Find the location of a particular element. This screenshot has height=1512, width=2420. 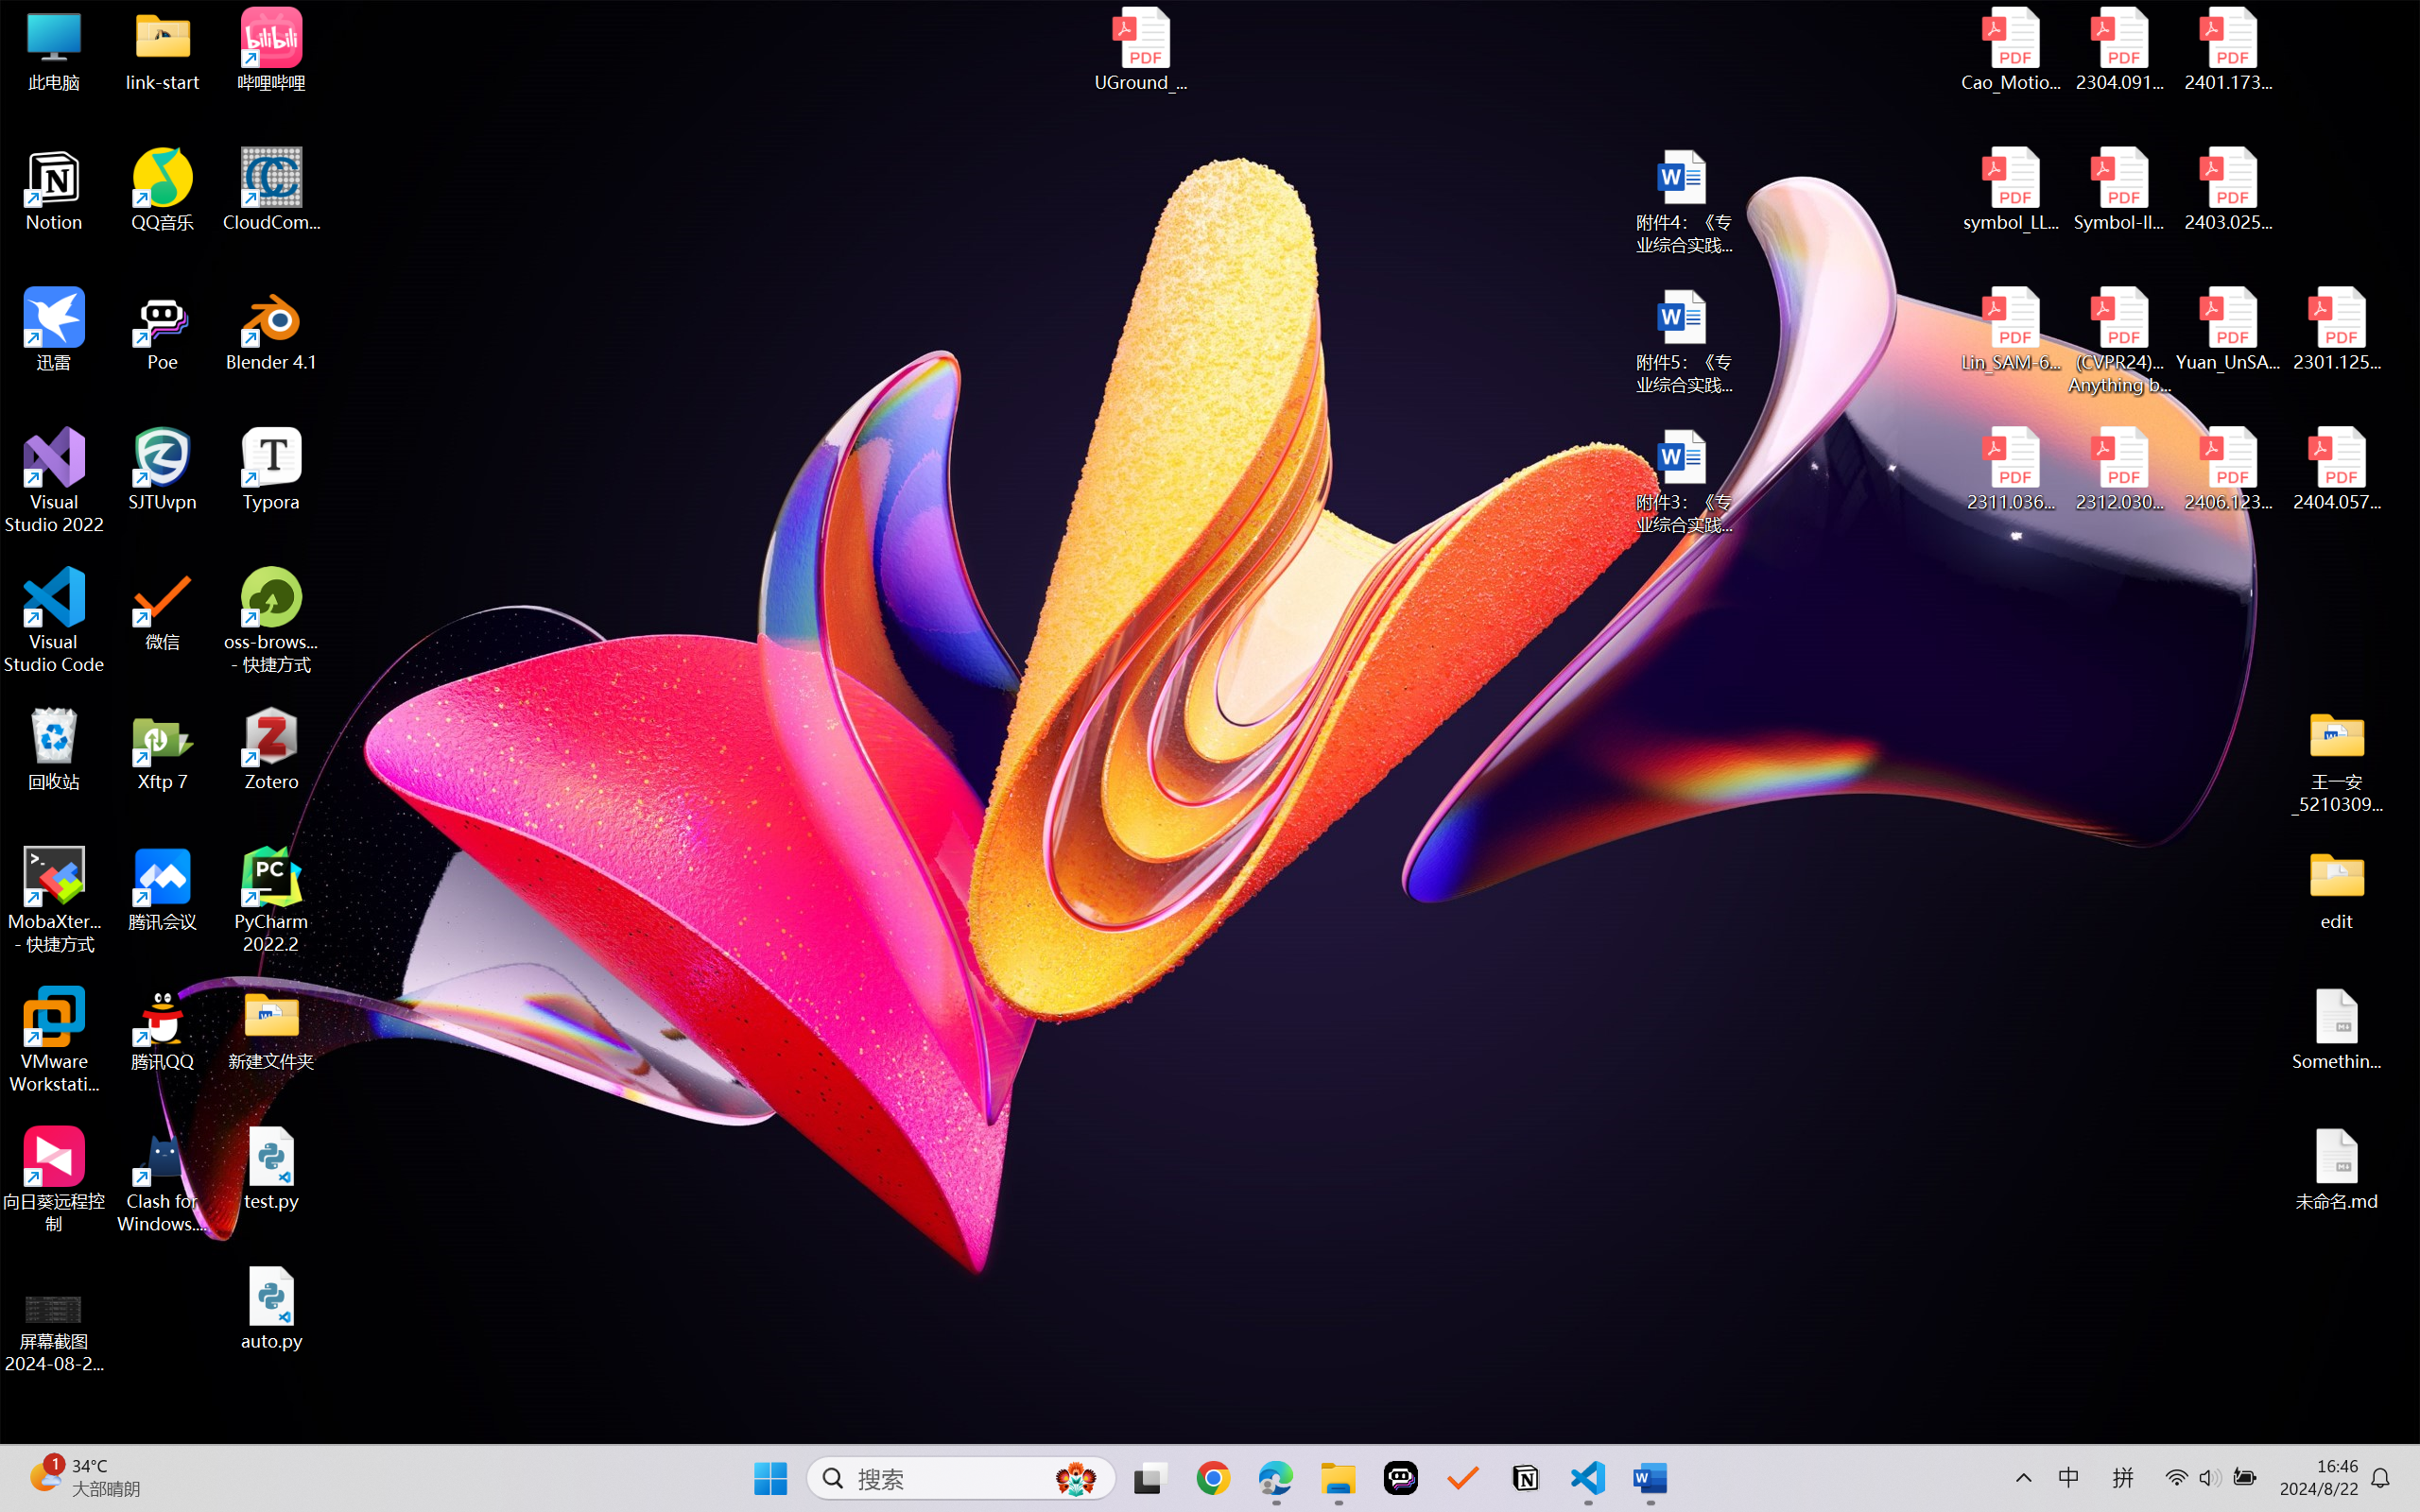

'auto.py' is located at coordinates (271, 1308).